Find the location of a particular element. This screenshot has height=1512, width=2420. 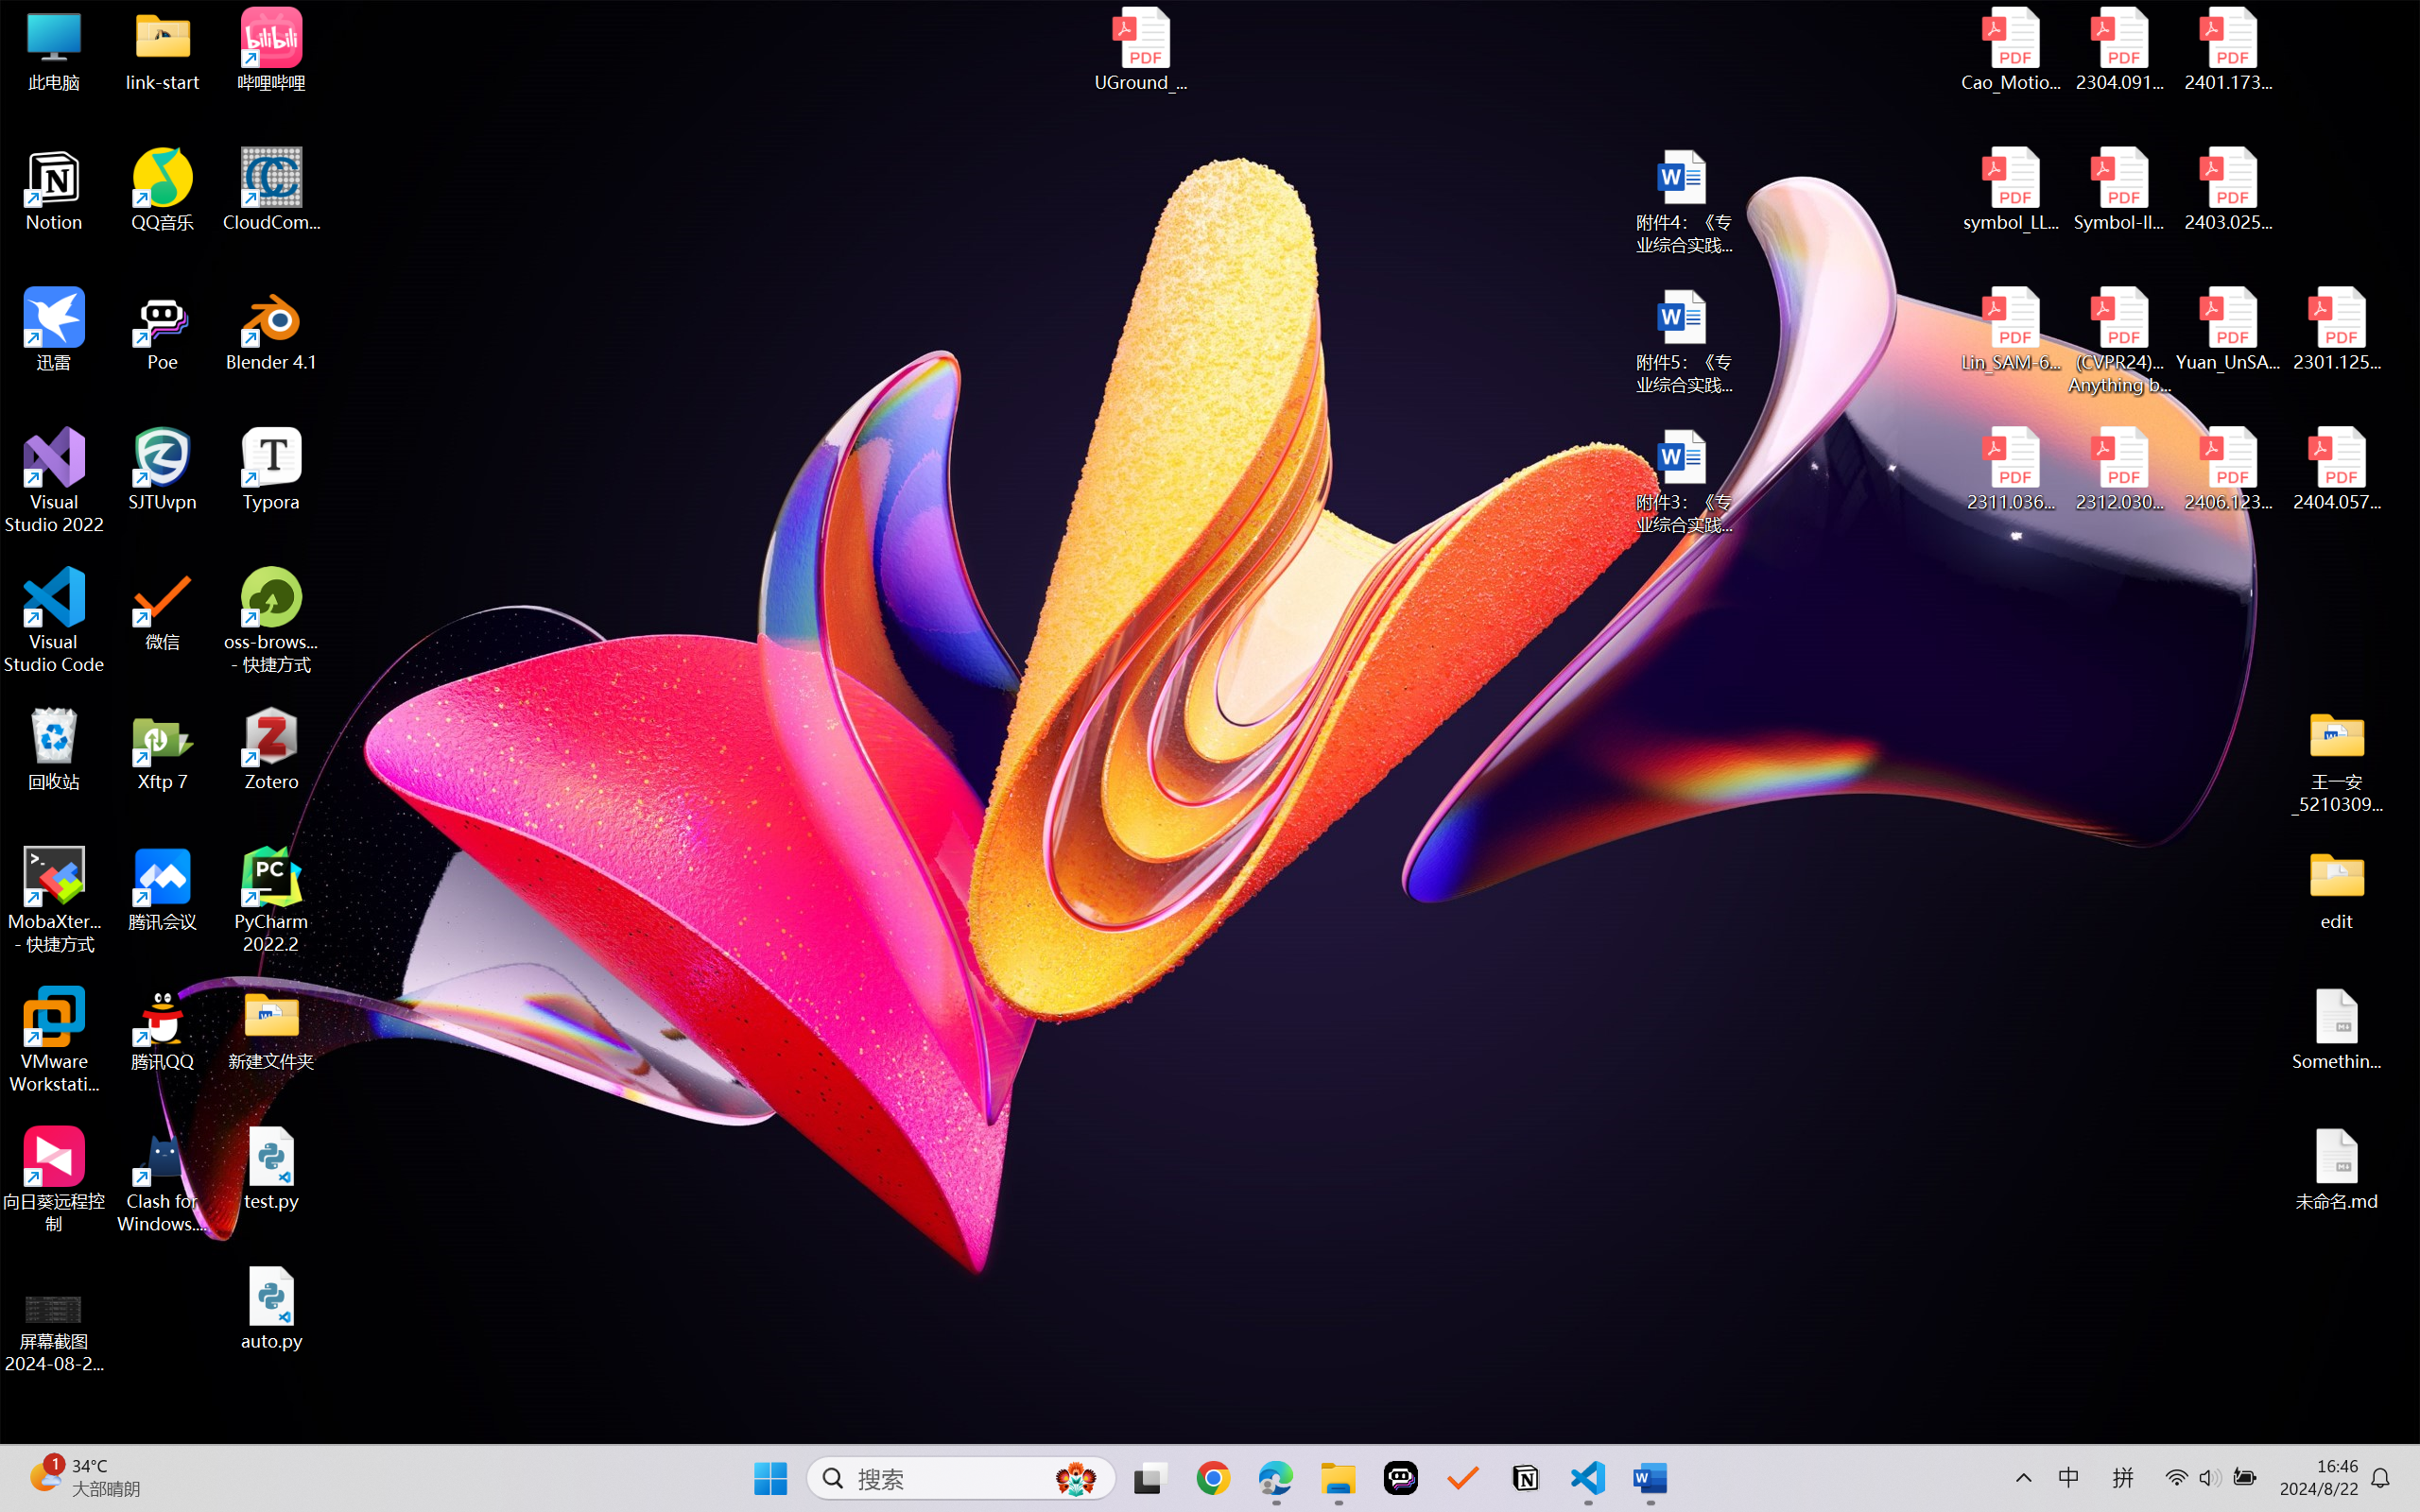

'auto.py' is located at coordinates (271, 1308).